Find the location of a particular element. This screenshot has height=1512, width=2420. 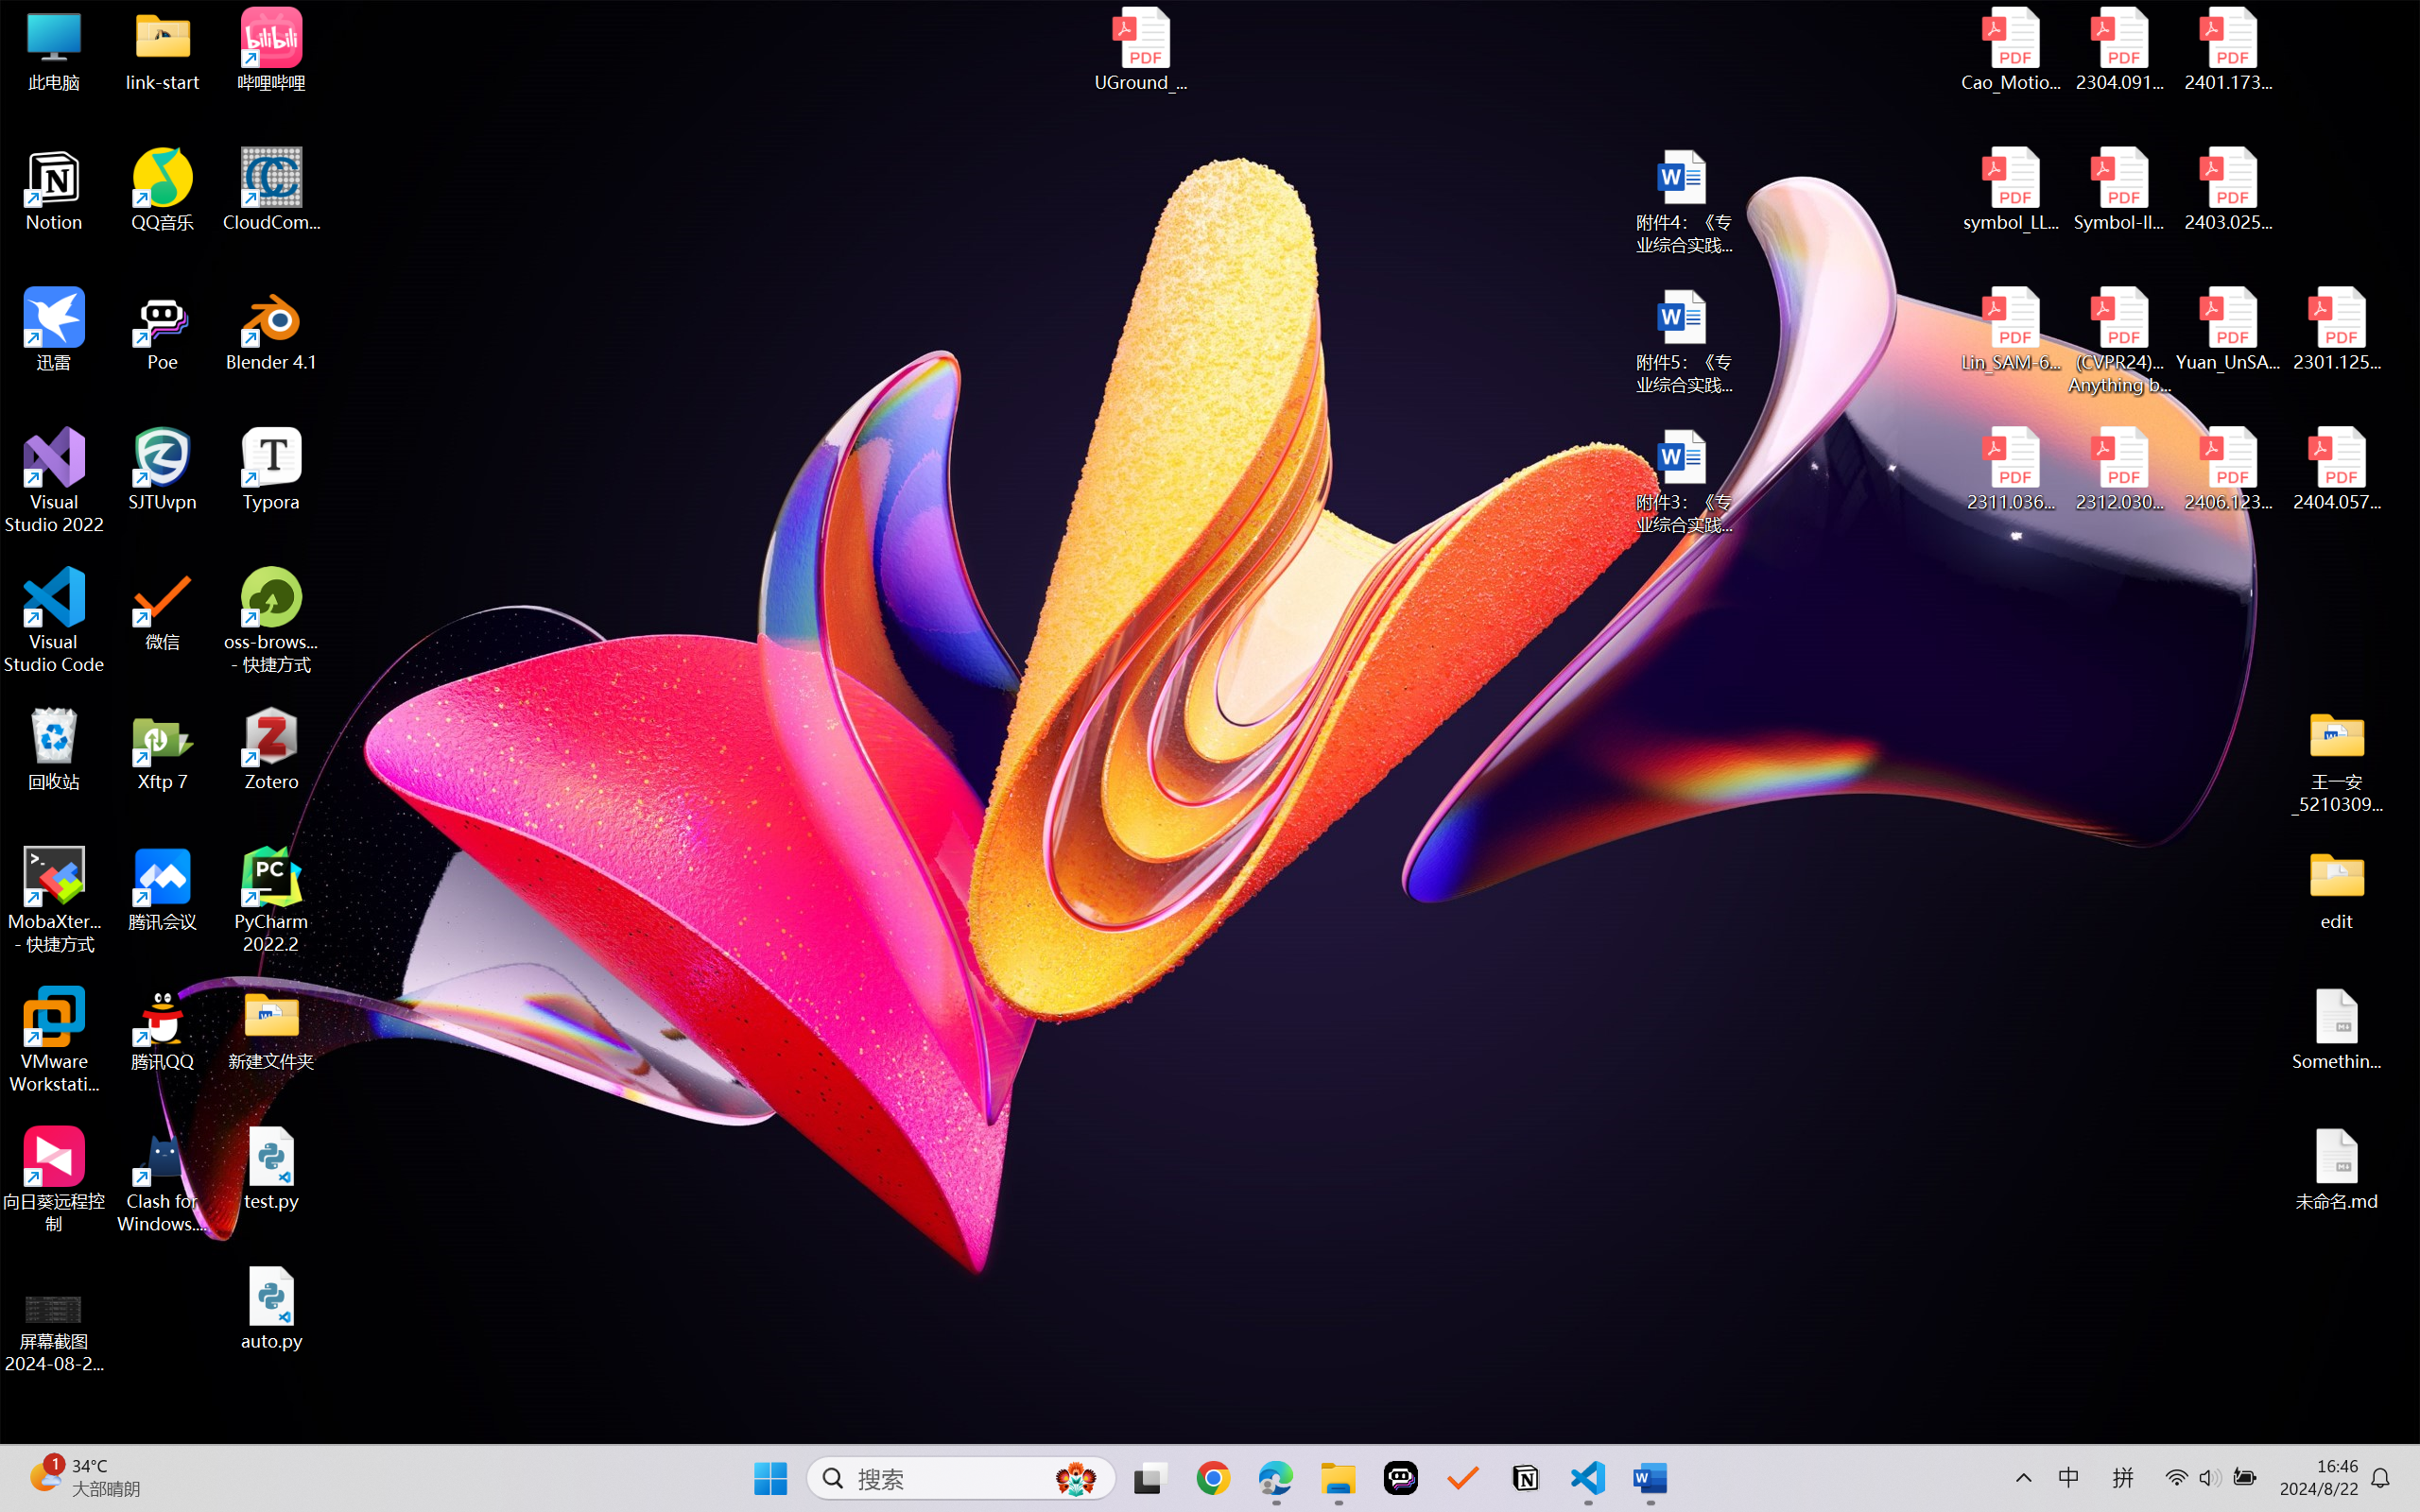

'auto.py' is located at coordinates (271, 1308).